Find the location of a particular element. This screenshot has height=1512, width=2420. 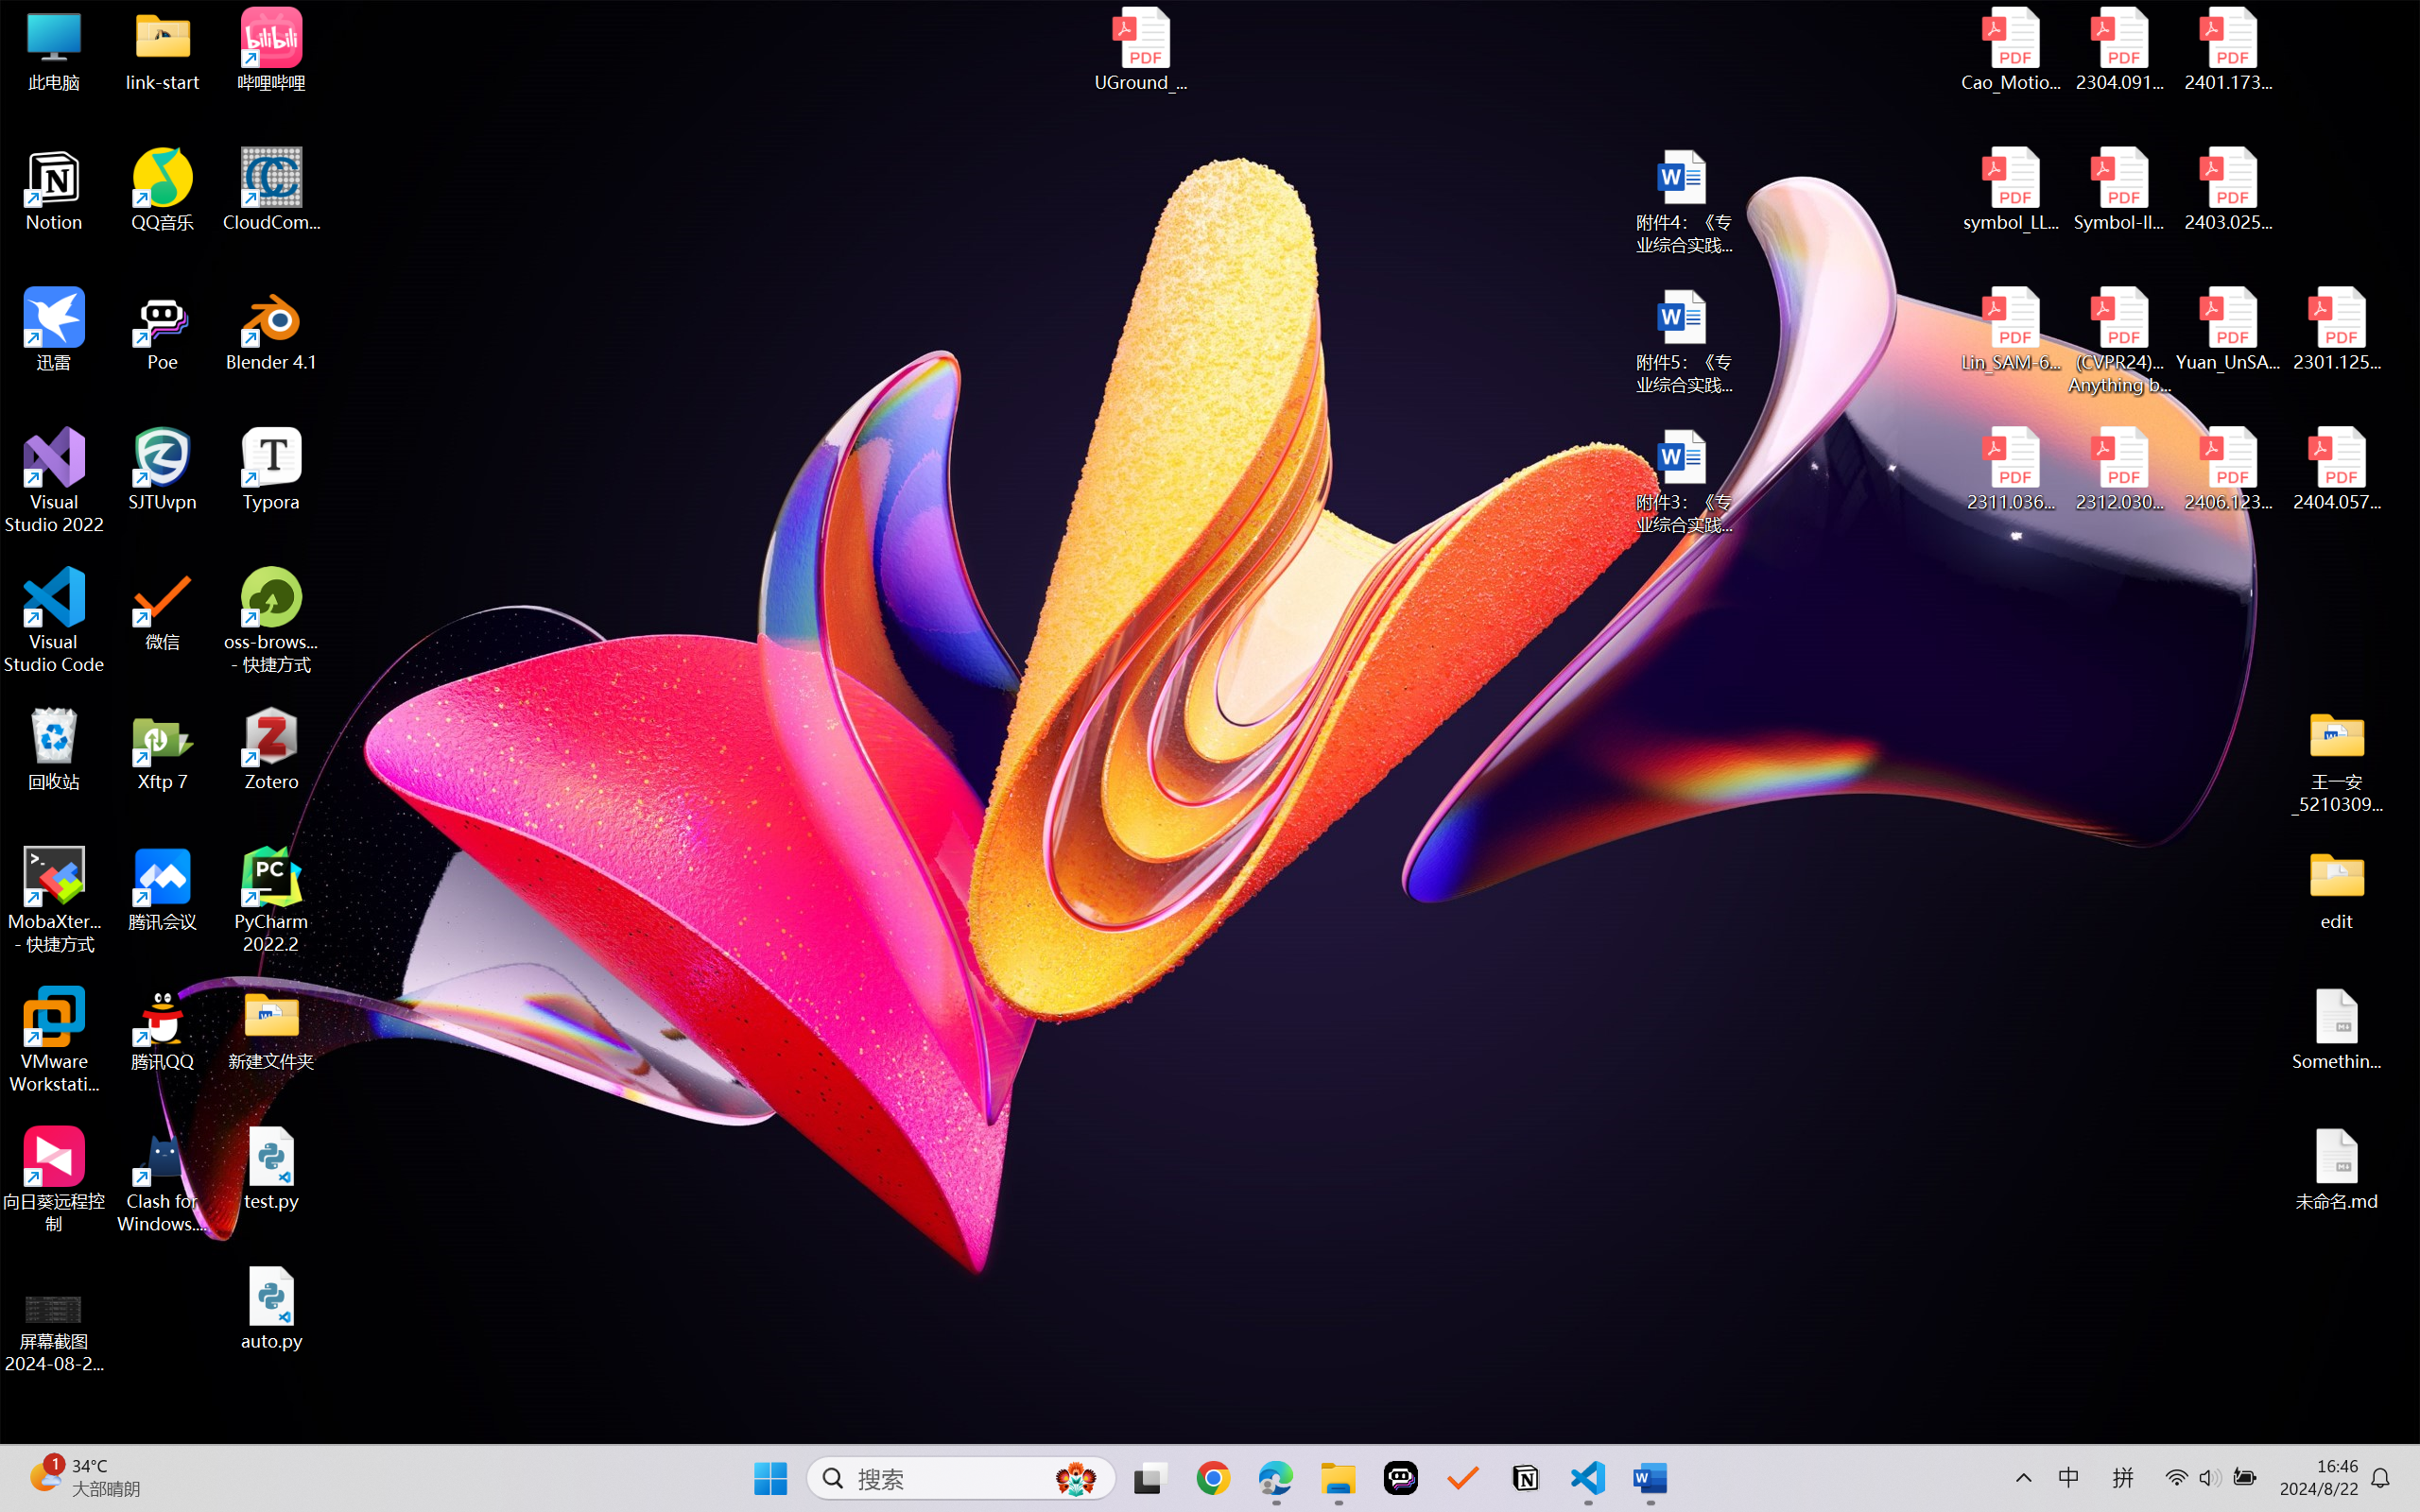

'auto.py' is located at coordinates (271, 1308).